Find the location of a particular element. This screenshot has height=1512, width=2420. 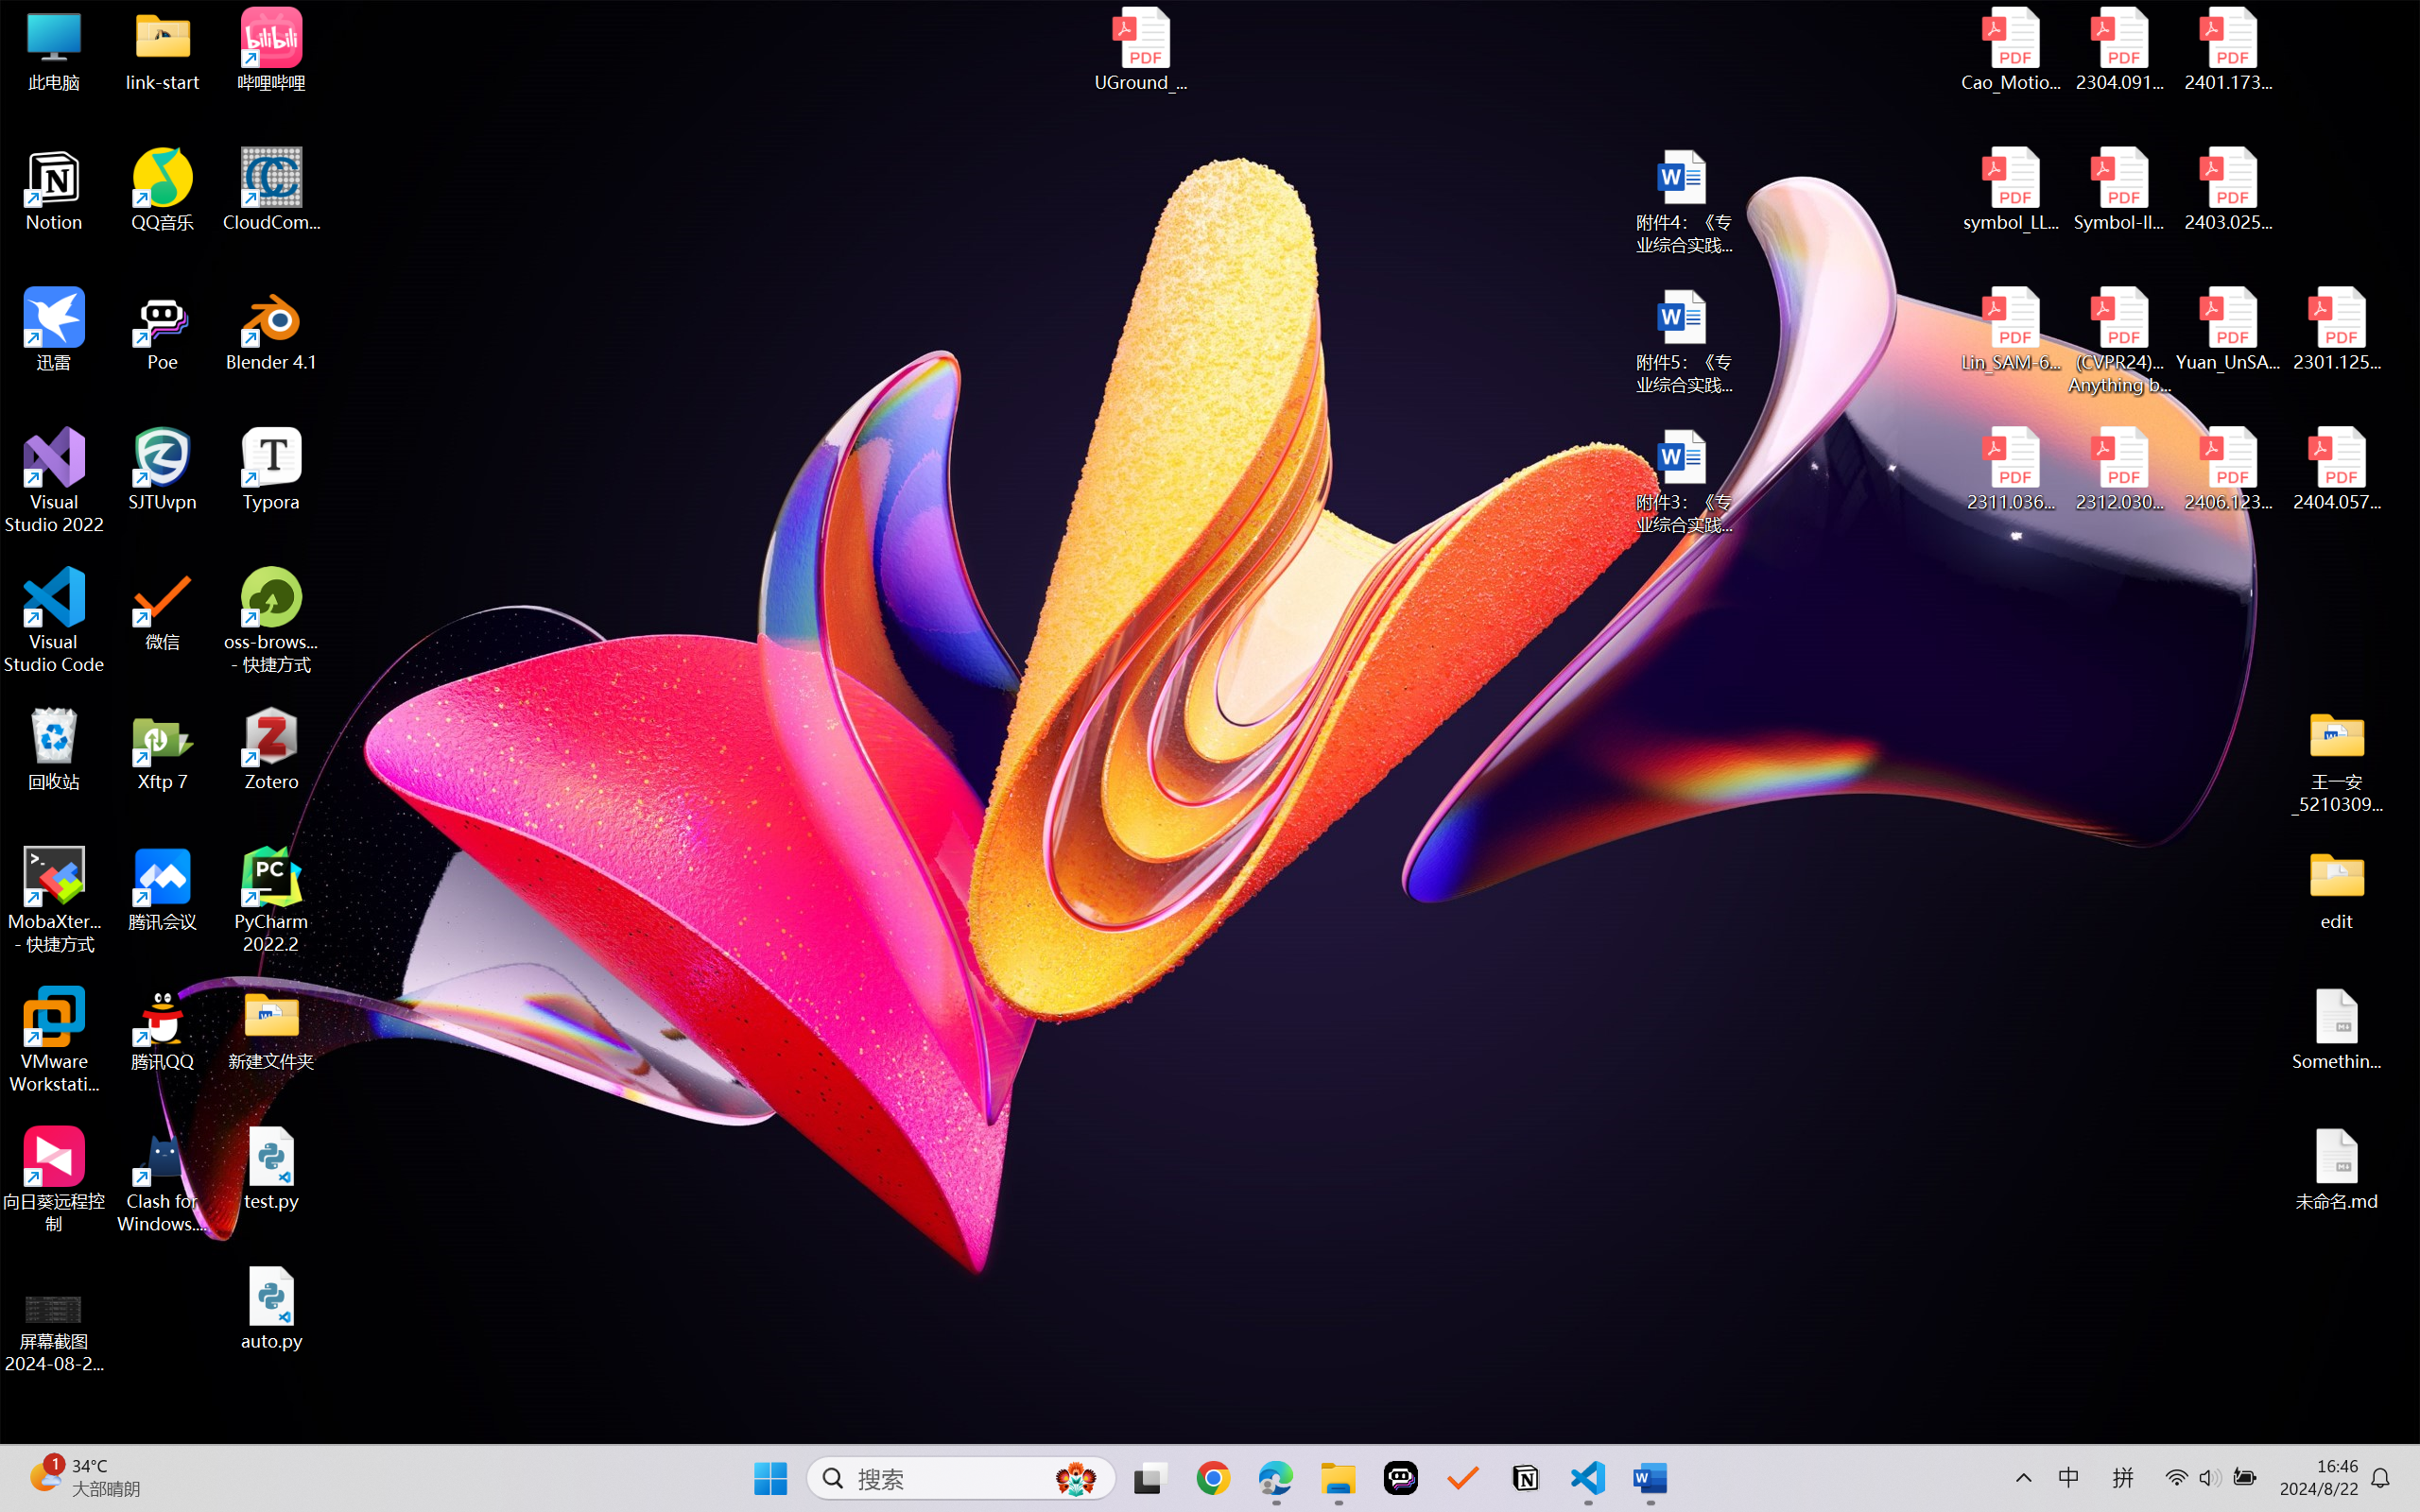

'auto.py' is located at coordinates (271, 1308).